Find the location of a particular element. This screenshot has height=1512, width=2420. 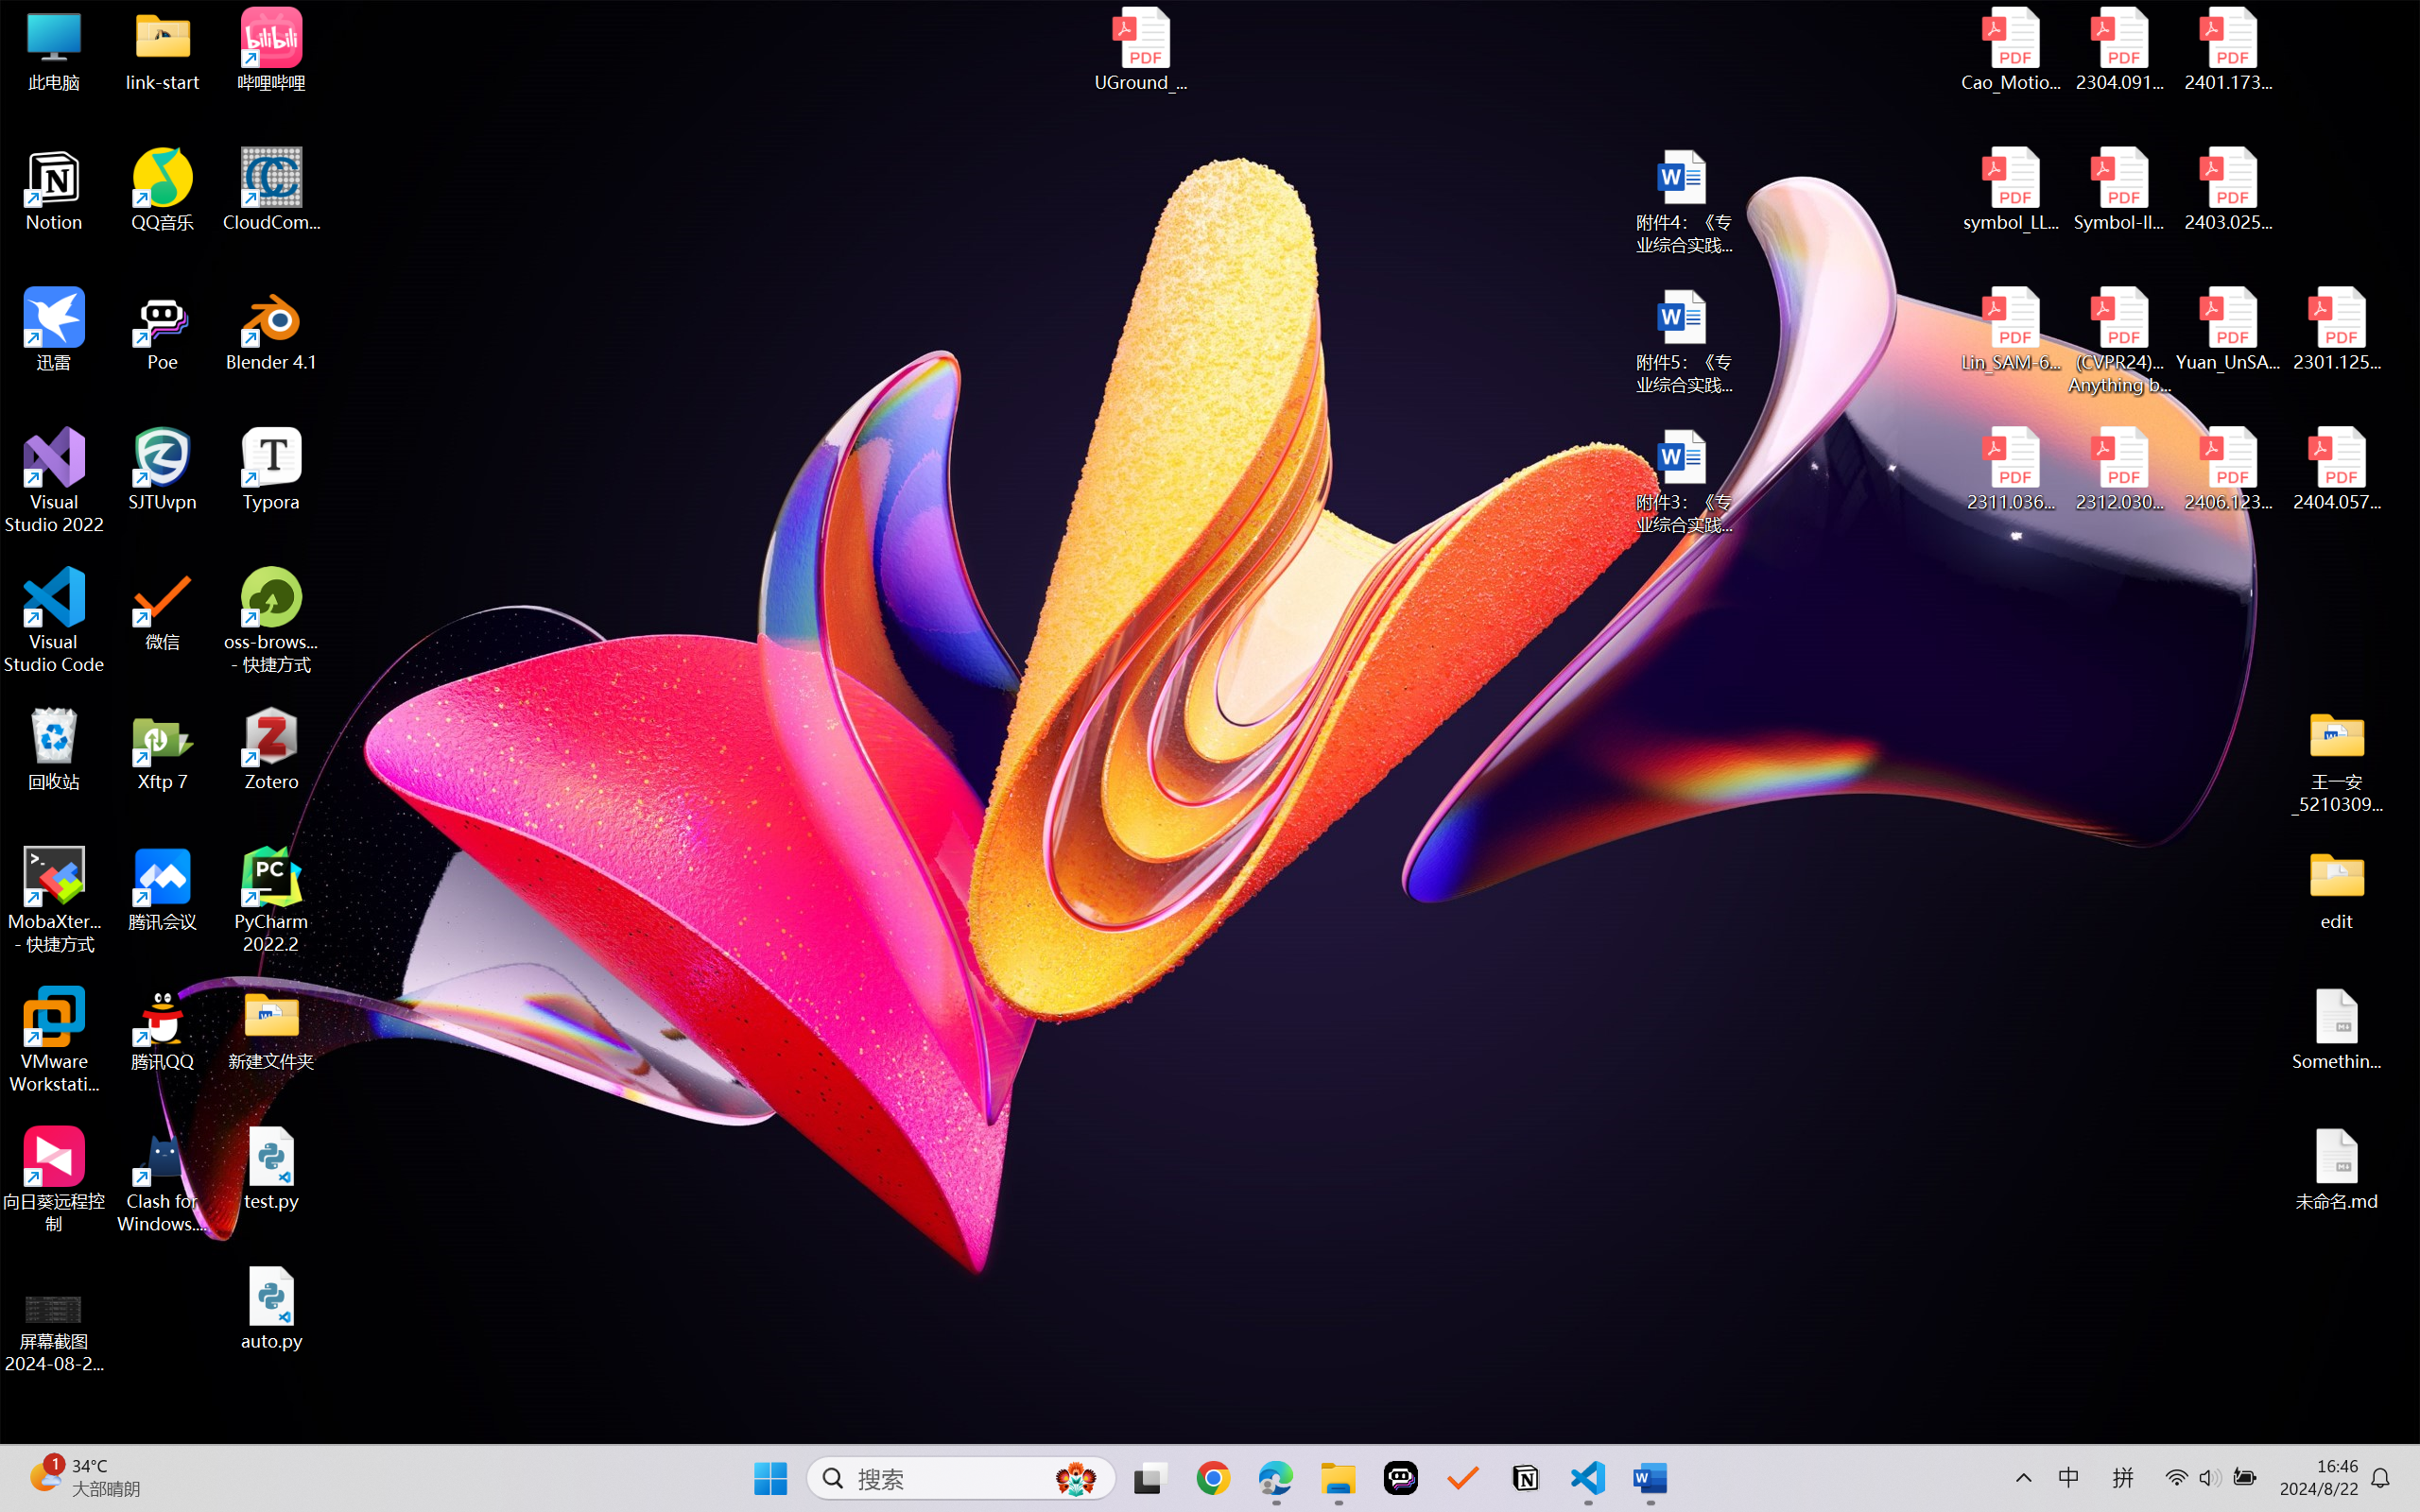

'auto.py' is located at coordinates (271, 1308).